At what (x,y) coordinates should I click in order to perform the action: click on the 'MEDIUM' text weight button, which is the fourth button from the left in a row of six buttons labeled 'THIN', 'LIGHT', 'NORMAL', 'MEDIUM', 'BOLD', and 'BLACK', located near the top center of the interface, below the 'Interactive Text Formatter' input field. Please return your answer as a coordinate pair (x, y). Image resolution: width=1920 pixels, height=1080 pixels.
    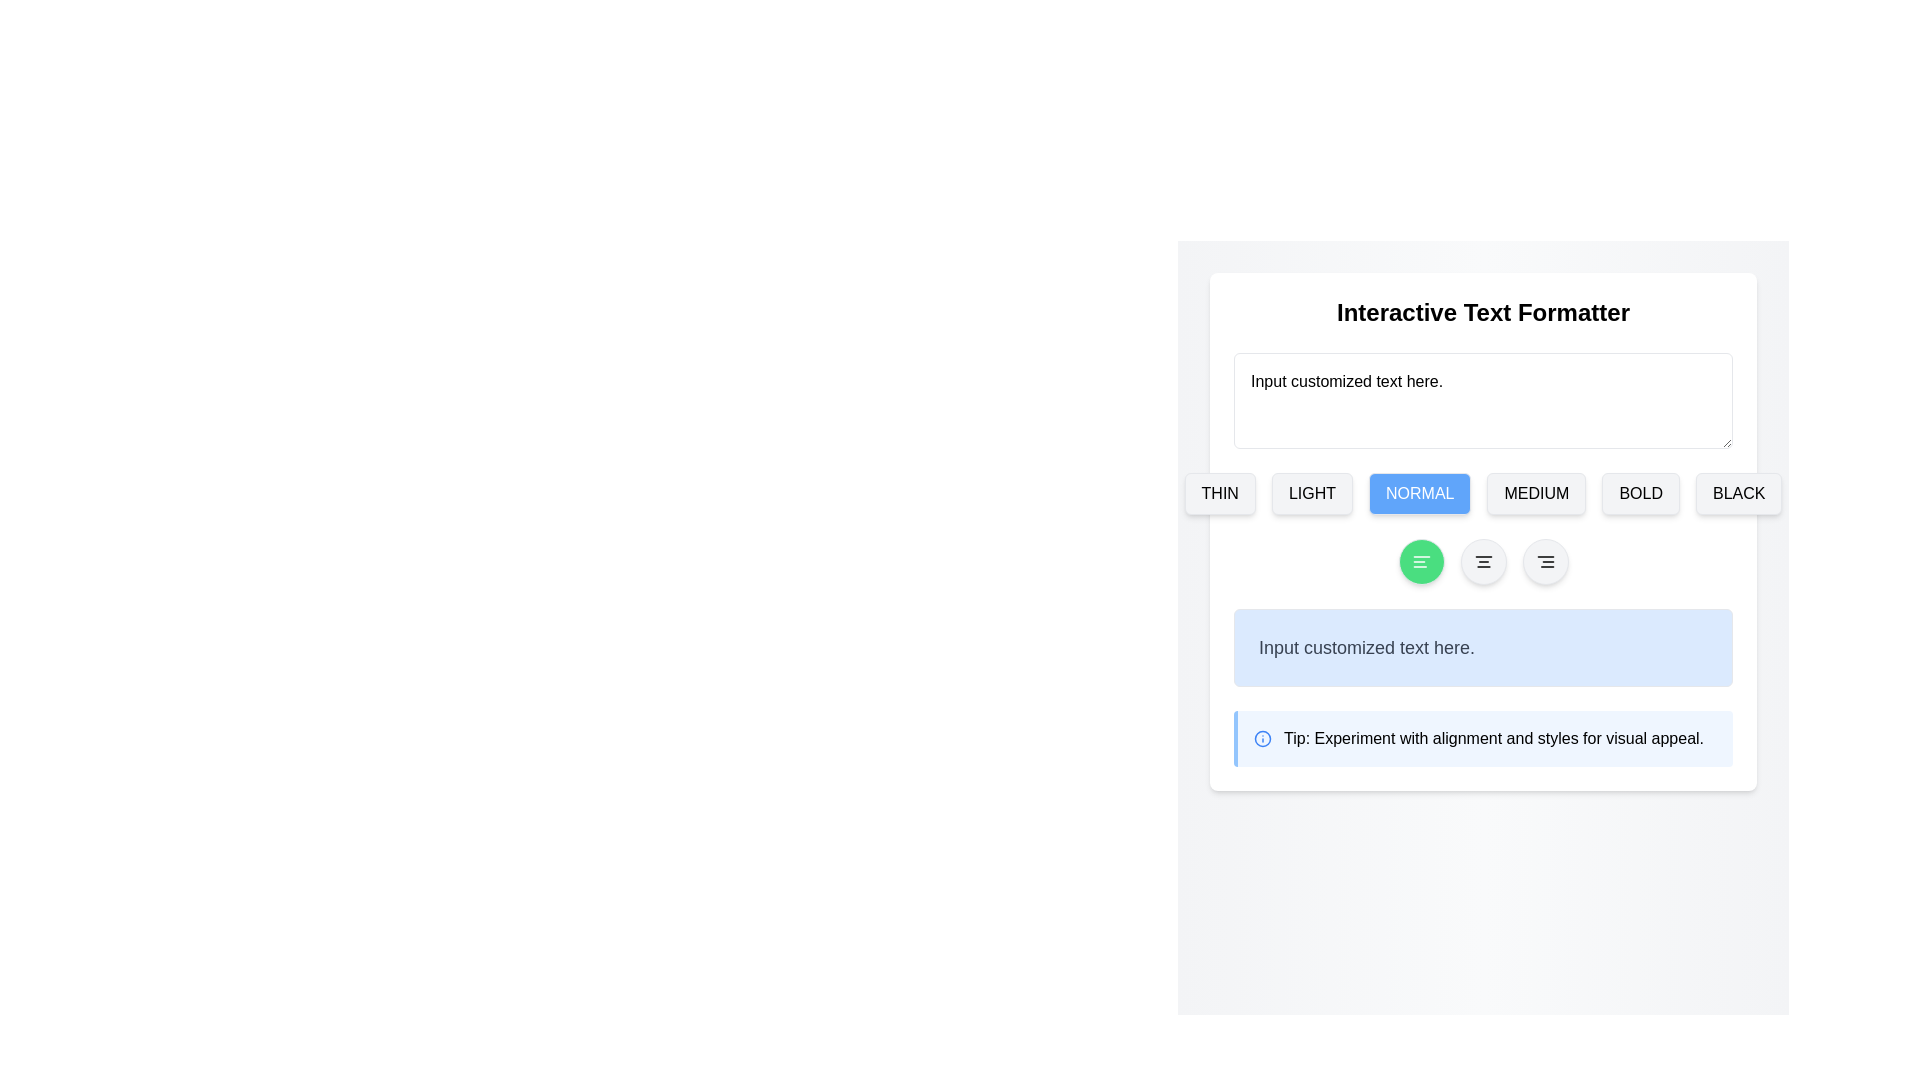
    Looking at the image, I should click on (1535, 493).